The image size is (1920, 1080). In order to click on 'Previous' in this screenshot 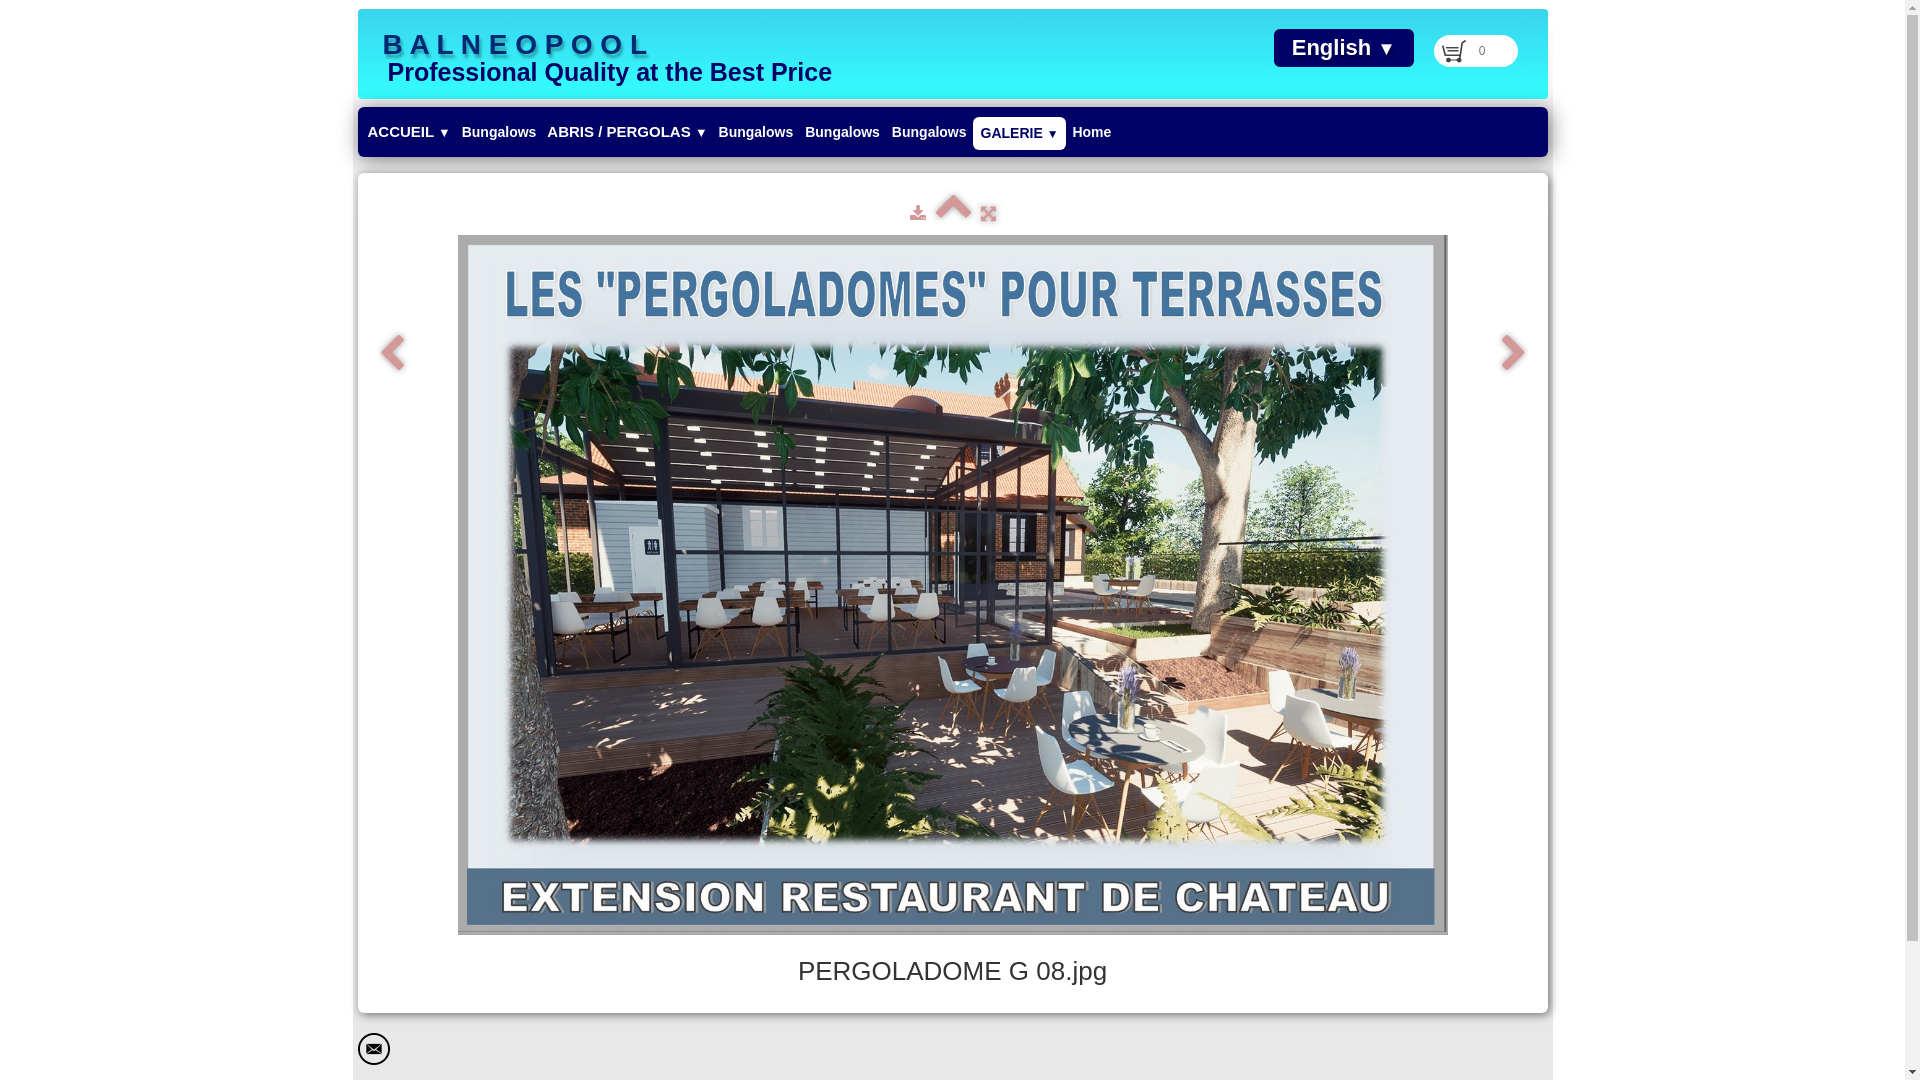, I will do `click(378, 354)`.